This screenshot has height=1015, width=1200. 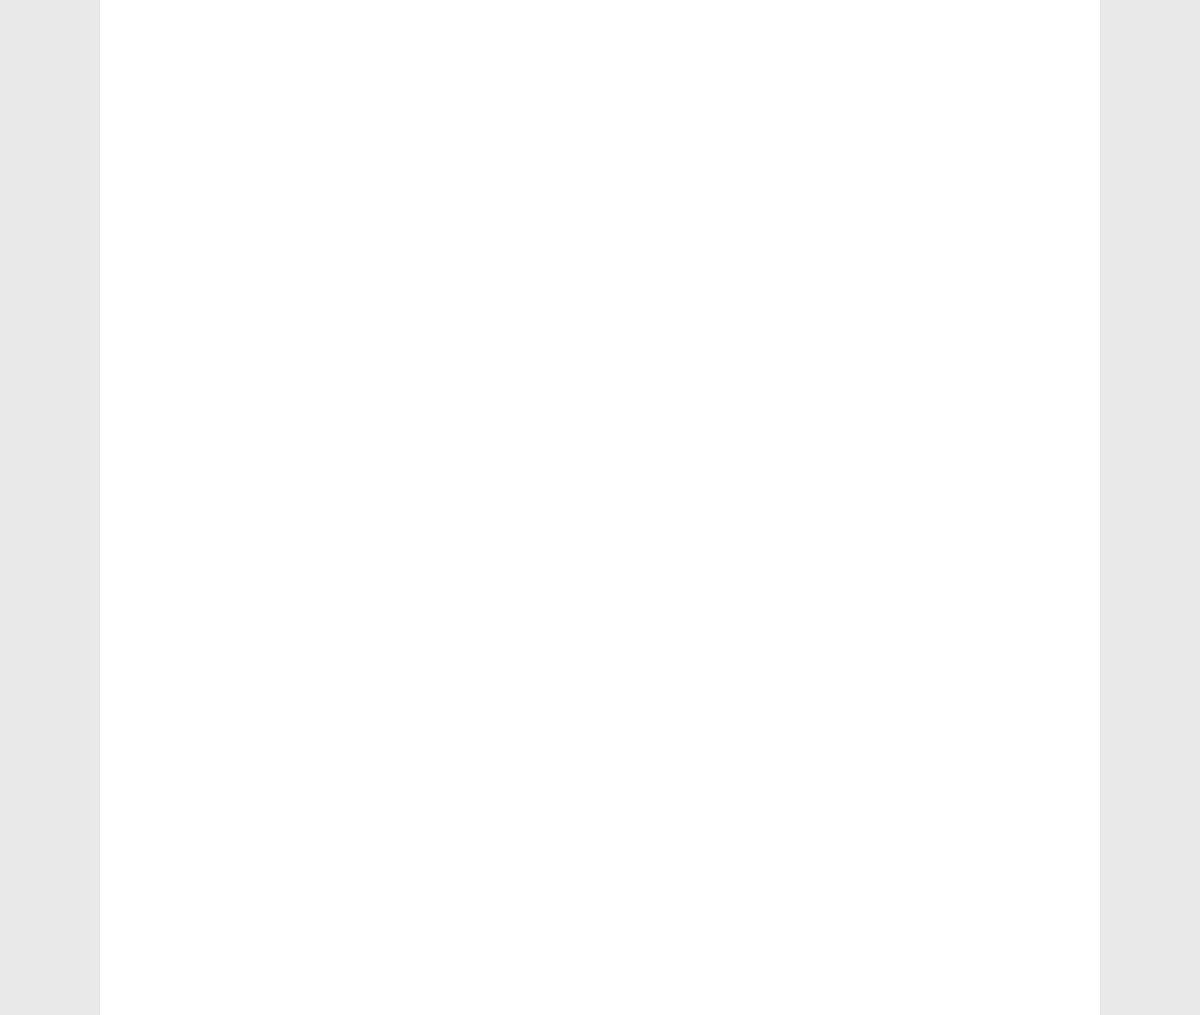 I want to click on 'Google Adsense', so click(x=912, y=873).